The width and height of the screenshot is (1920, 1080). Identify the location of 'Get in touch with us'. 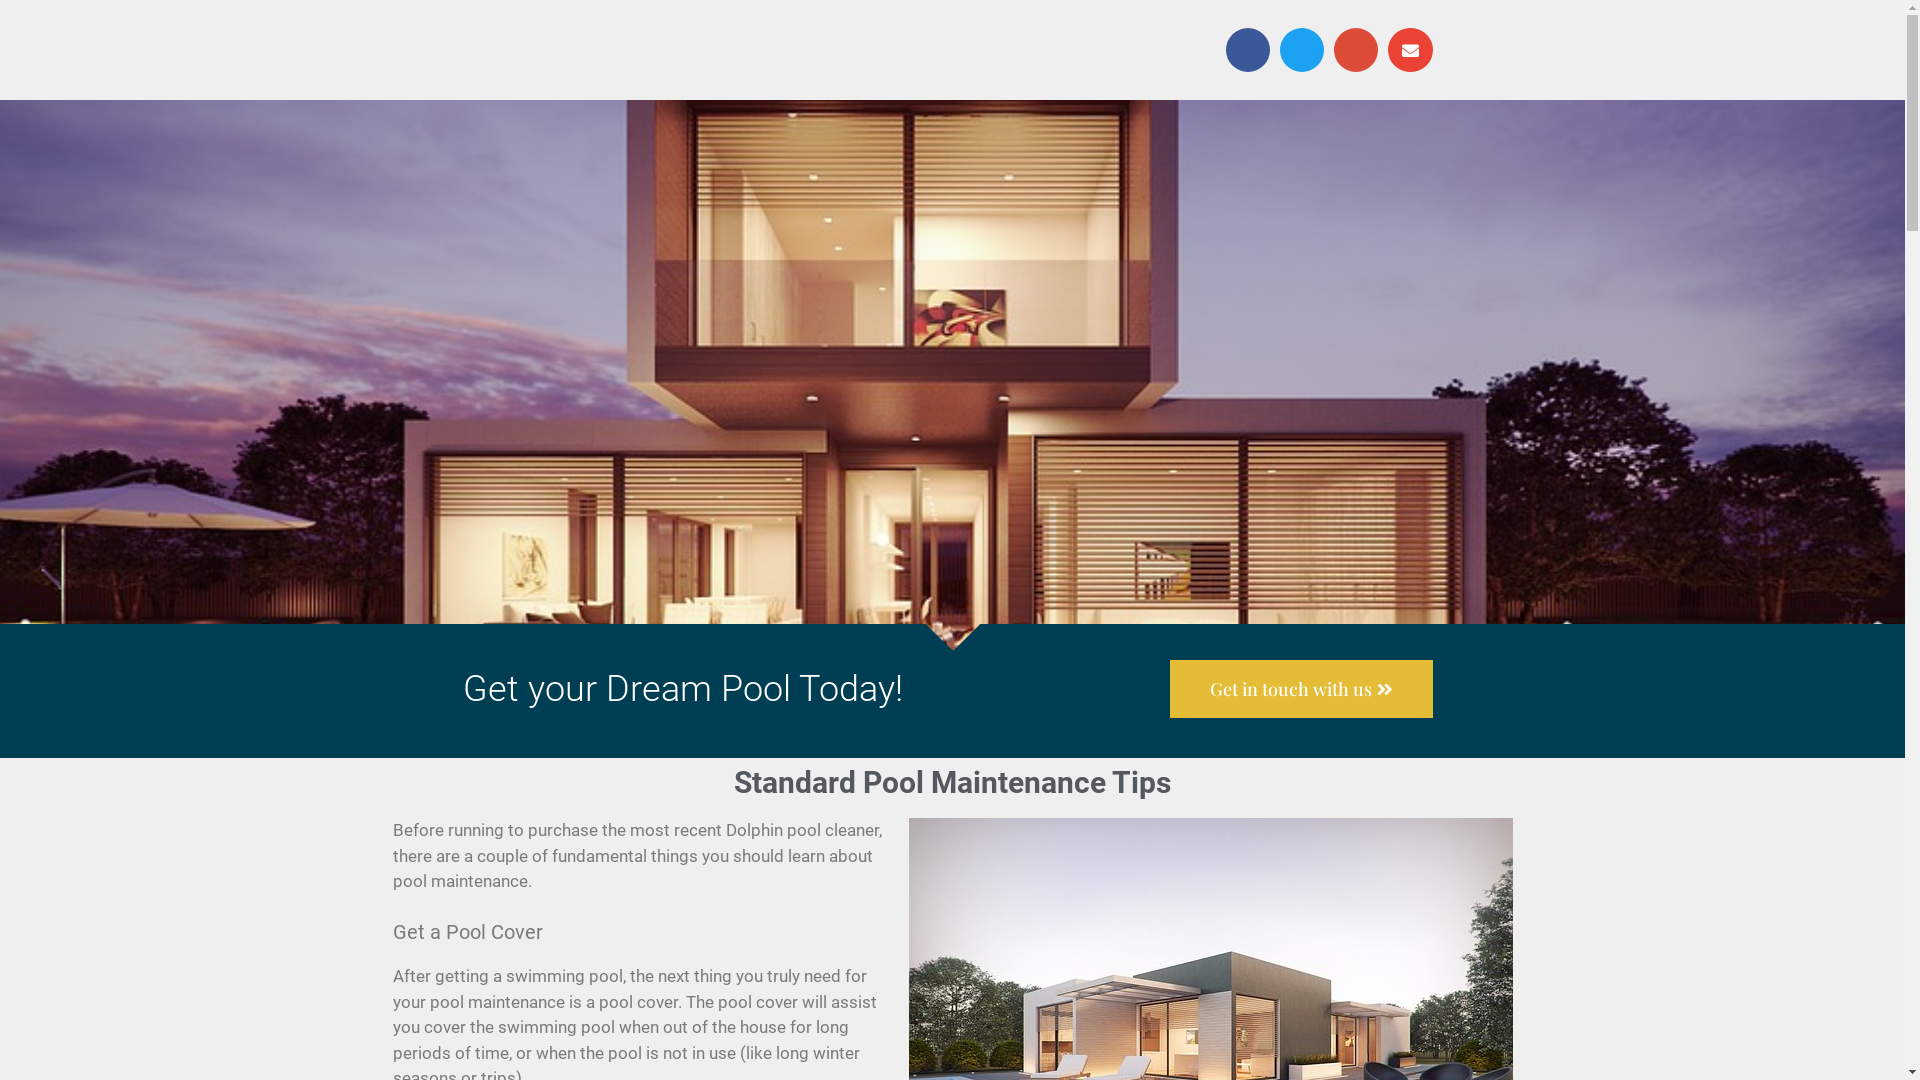
(1301, 688).